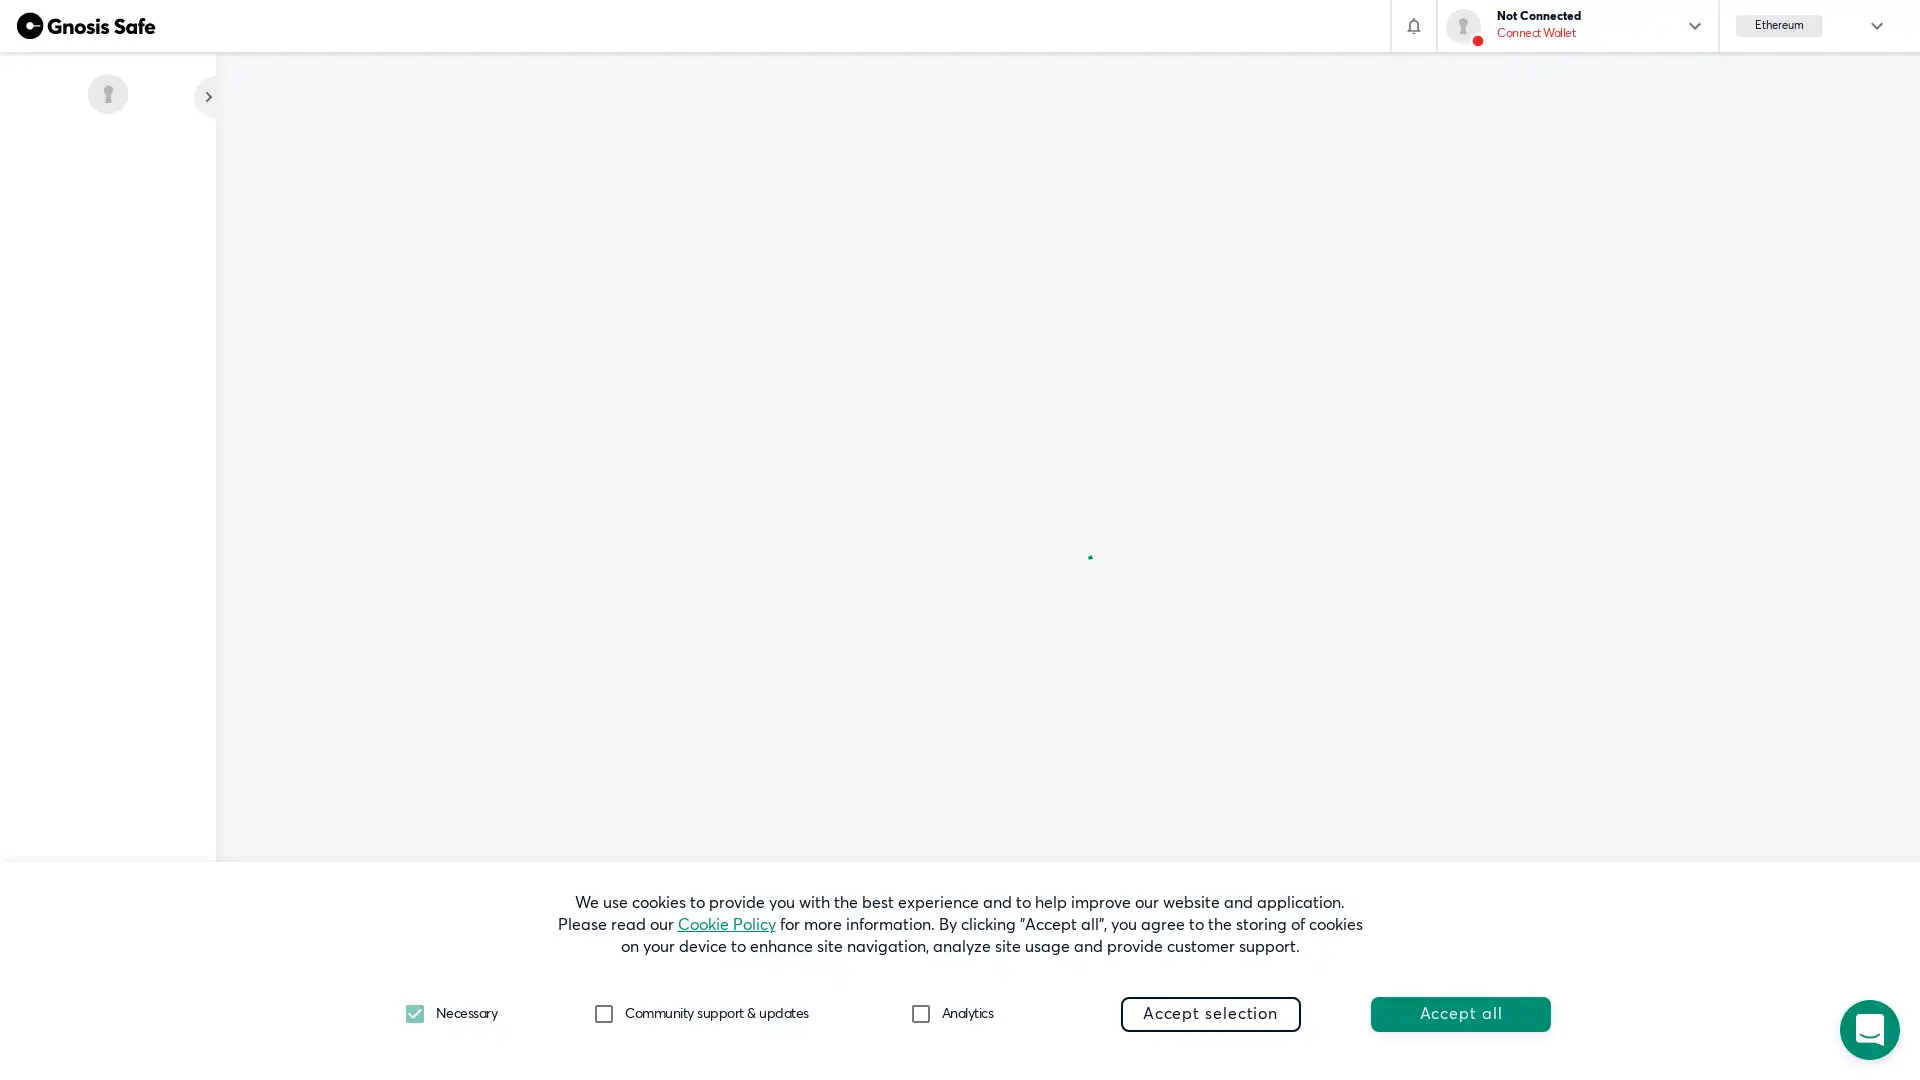 The image size is (1920, 1080). I want to click on Accept all, so click(1460, 1013).